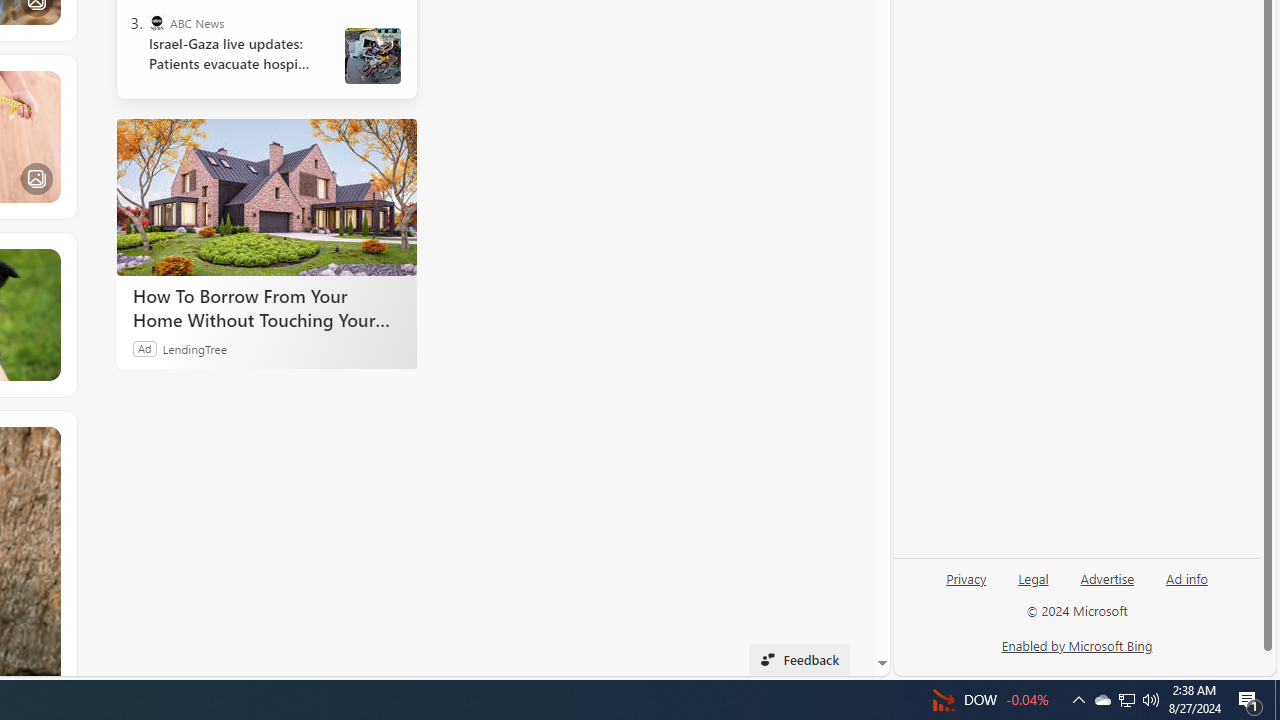 The width and height of the screenshot is (1280, 720). I want to click on 'Ad info', so click(1186, 585).